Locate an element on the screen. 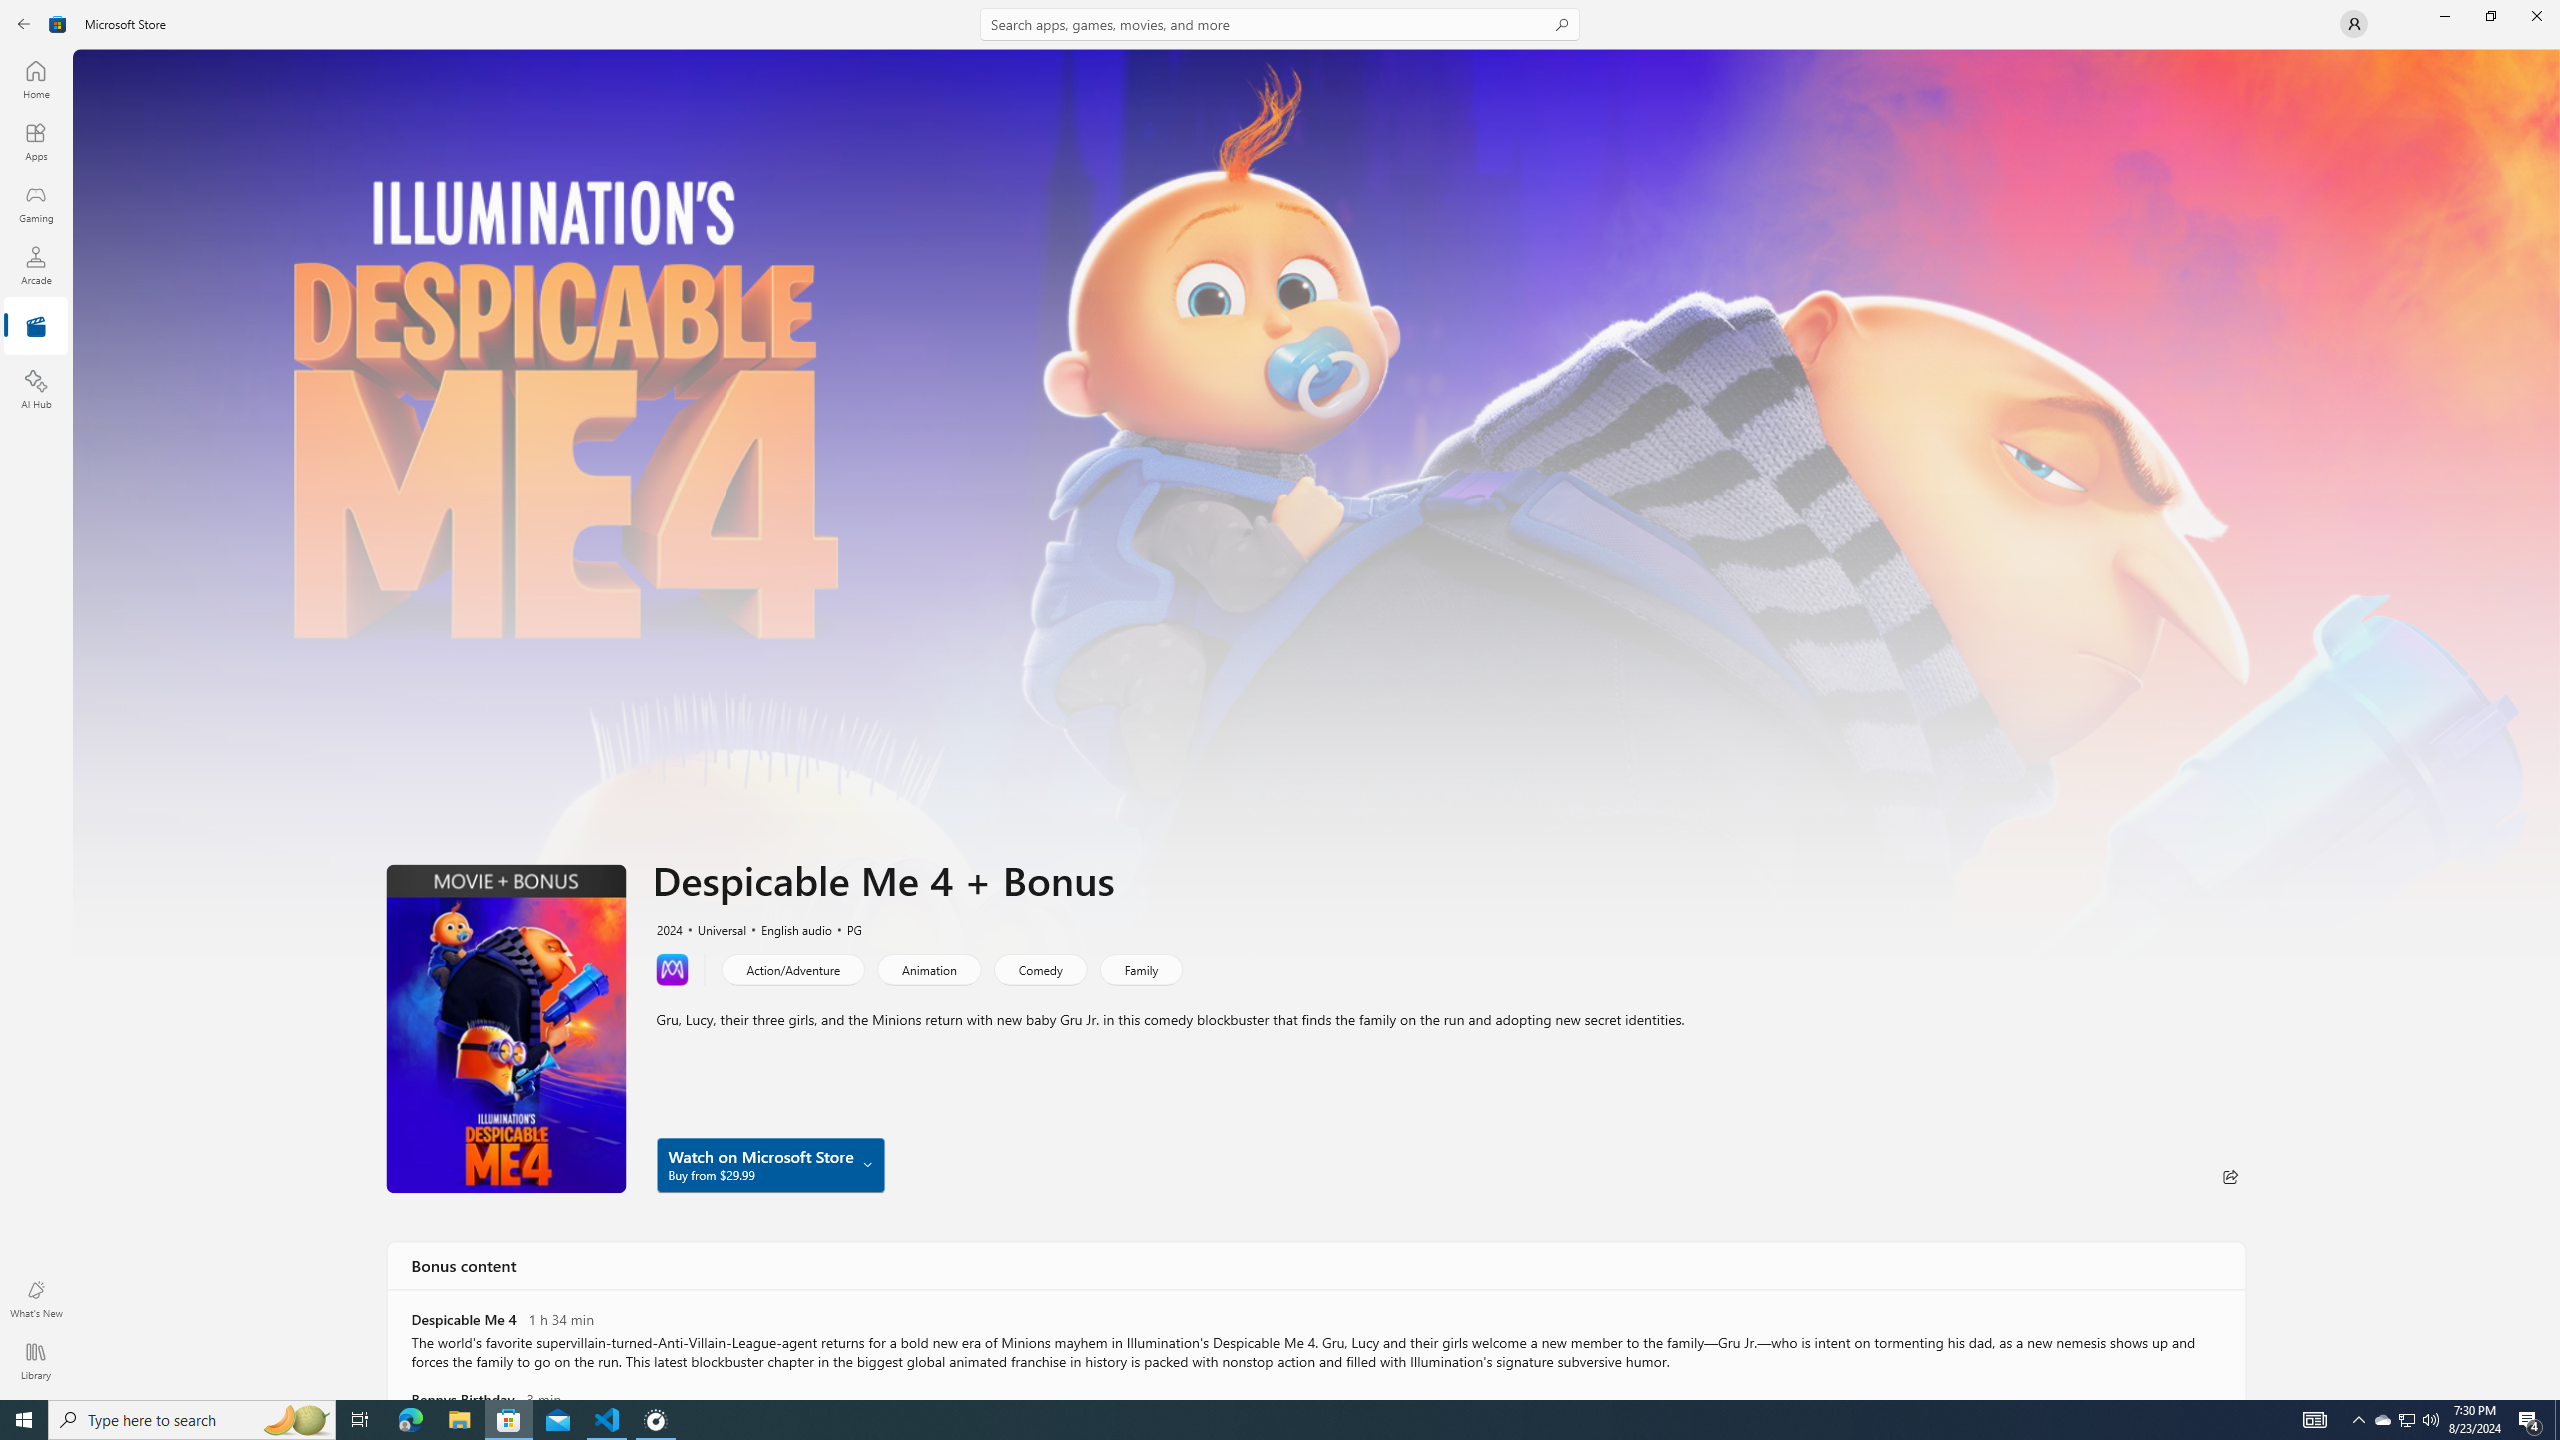 The height and width of the screenshot is (1440, 2560). 'Animation' is located at coordinates (929, 968).